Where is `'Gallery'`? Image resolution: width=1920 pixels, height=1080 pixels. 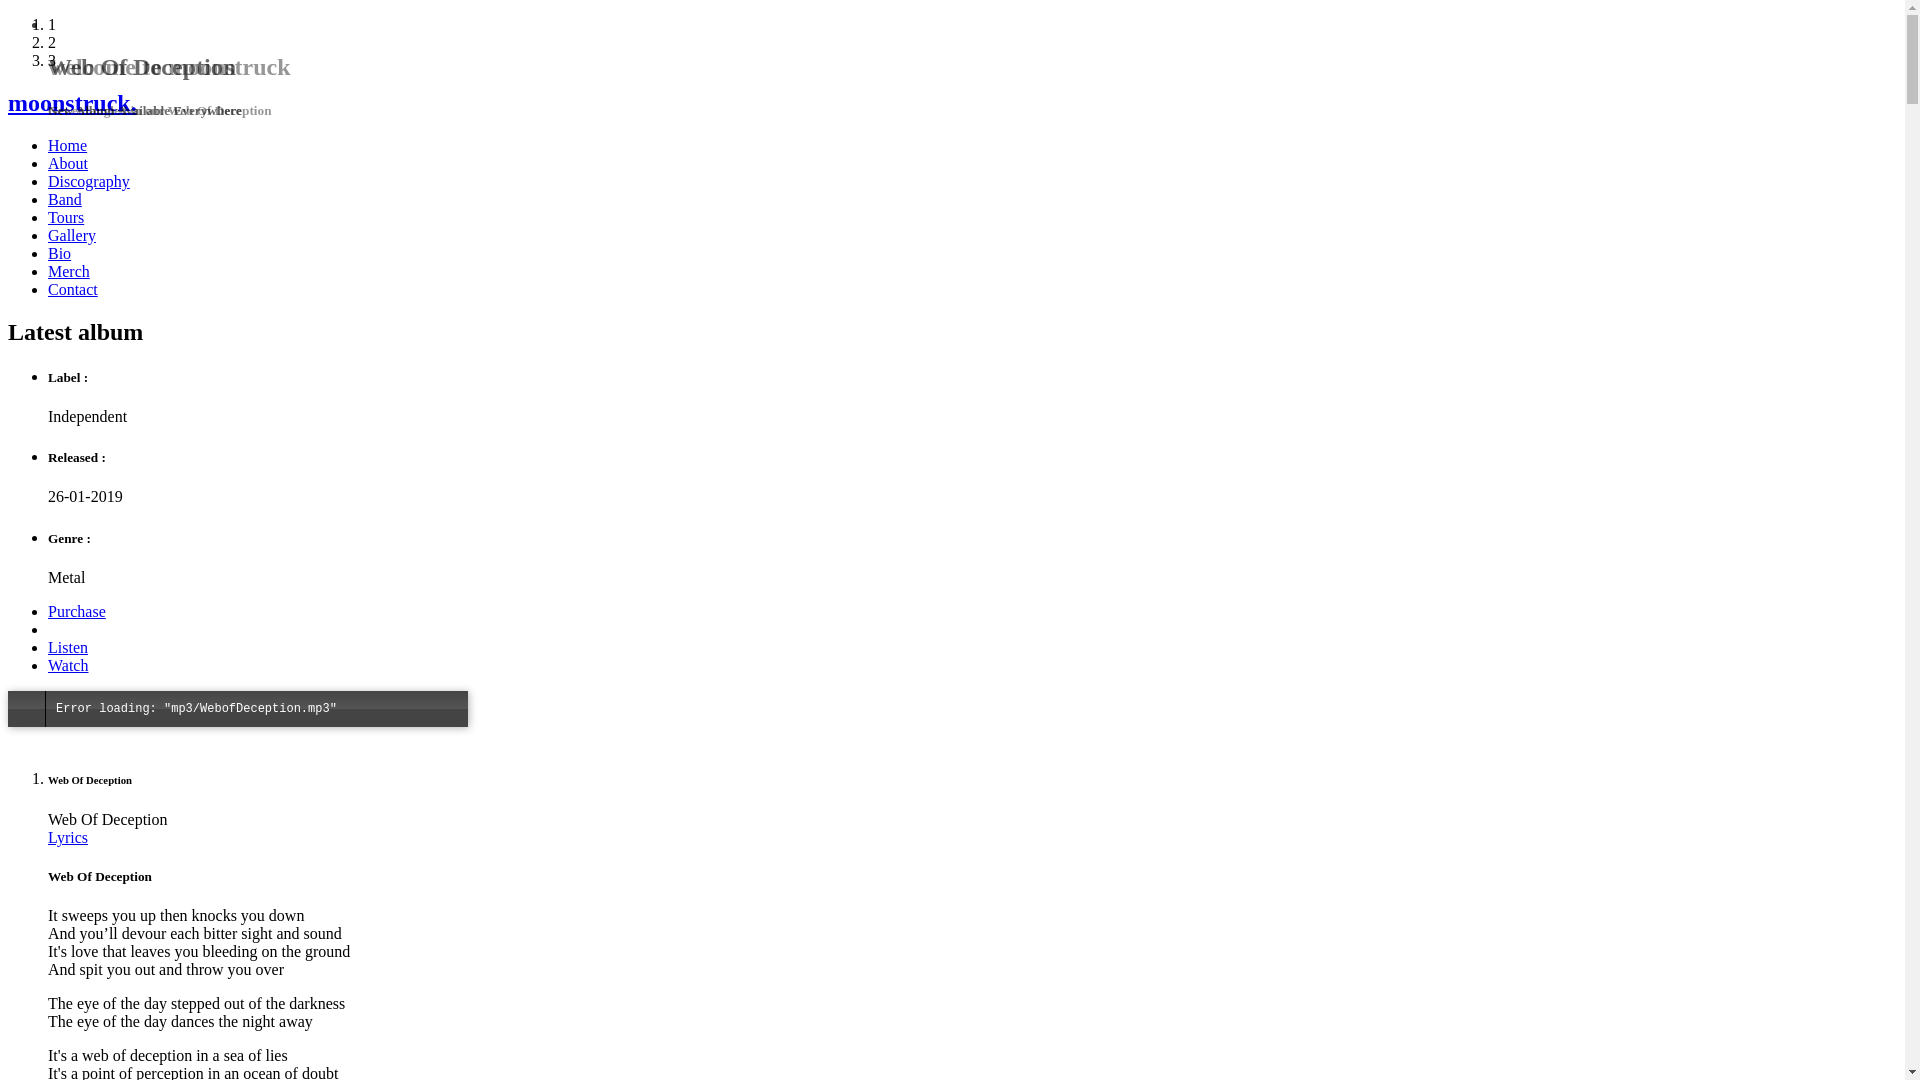 'Gallery' is located at coordinates (48, 234).